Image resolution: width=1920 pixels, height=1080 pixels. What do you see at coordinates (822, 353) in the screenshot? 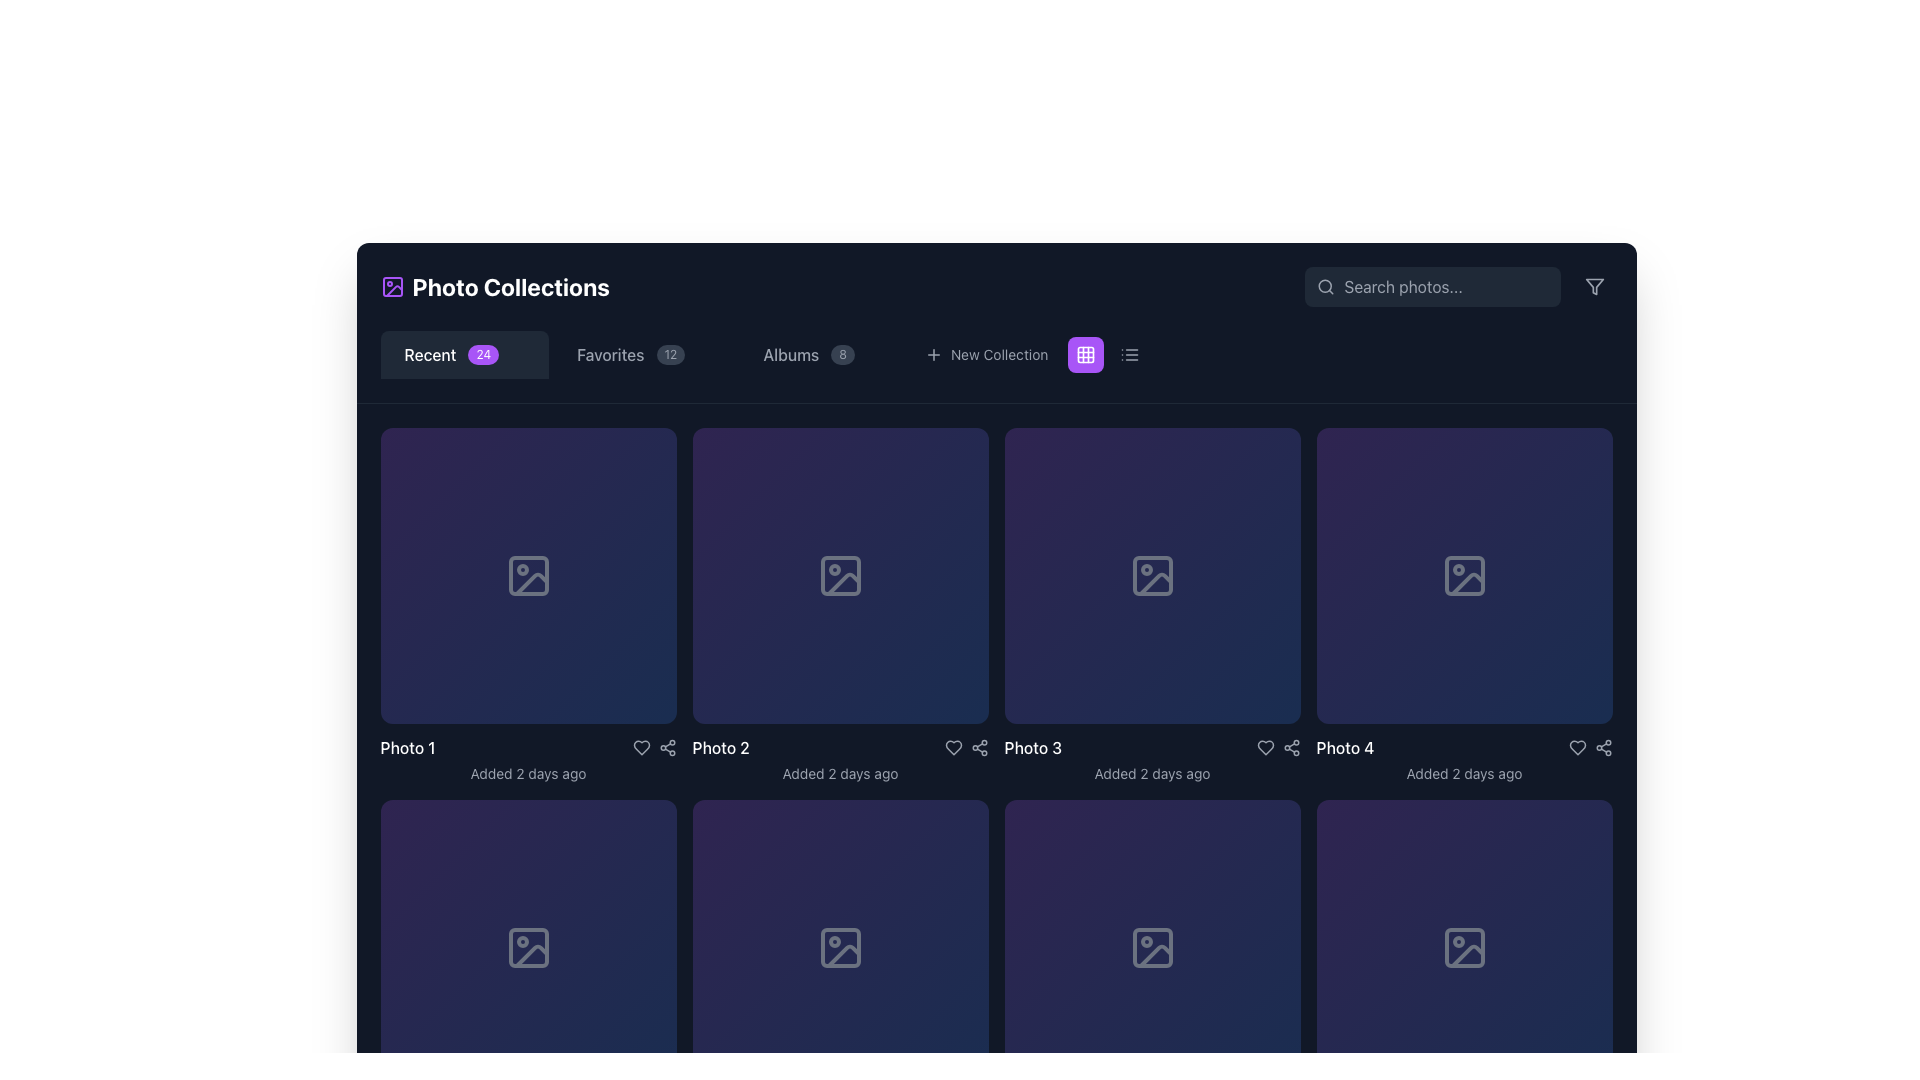
I see `the 'Albums' tab in the navigation bar` at bounding box center [822, 353].